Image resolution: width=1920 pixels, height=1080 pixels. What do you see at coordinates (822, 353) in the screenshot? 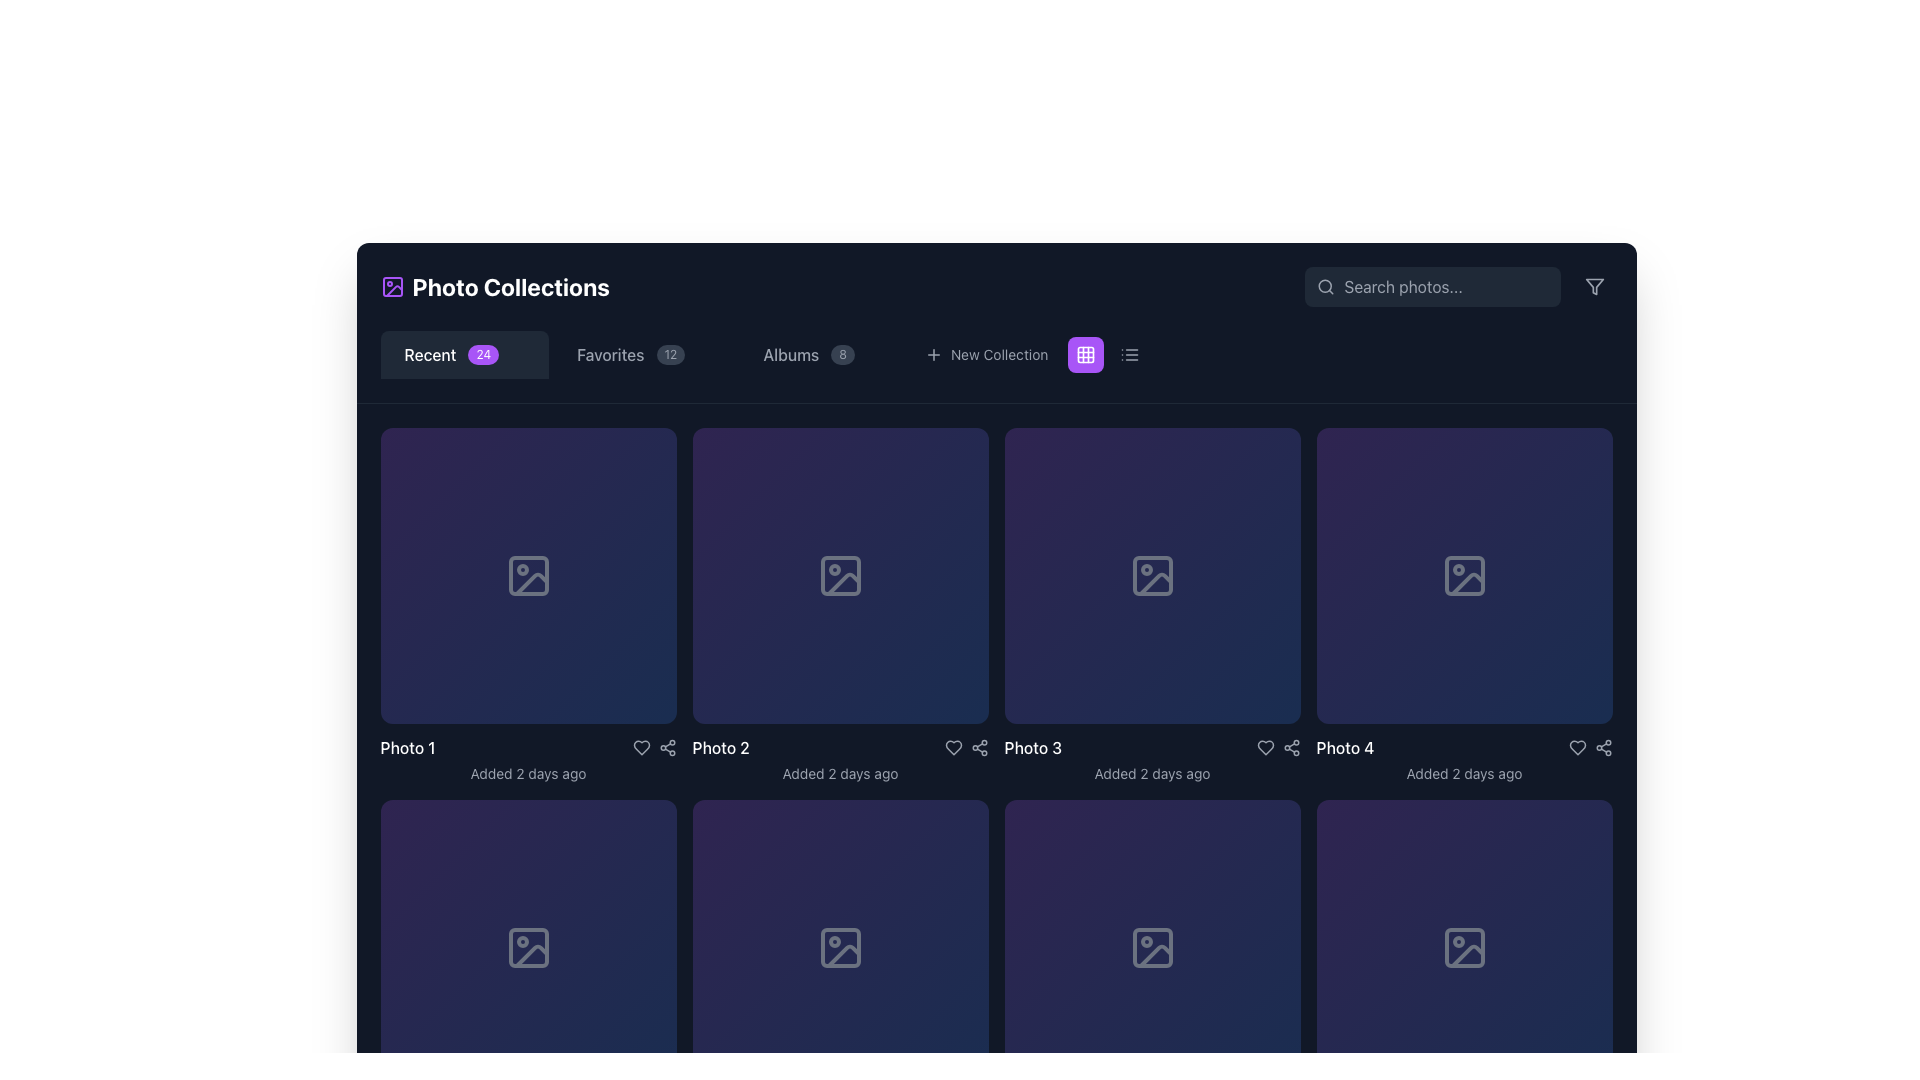
I see `the 'Albums' tab in the navigation bar` at bounding box center [822, 353].